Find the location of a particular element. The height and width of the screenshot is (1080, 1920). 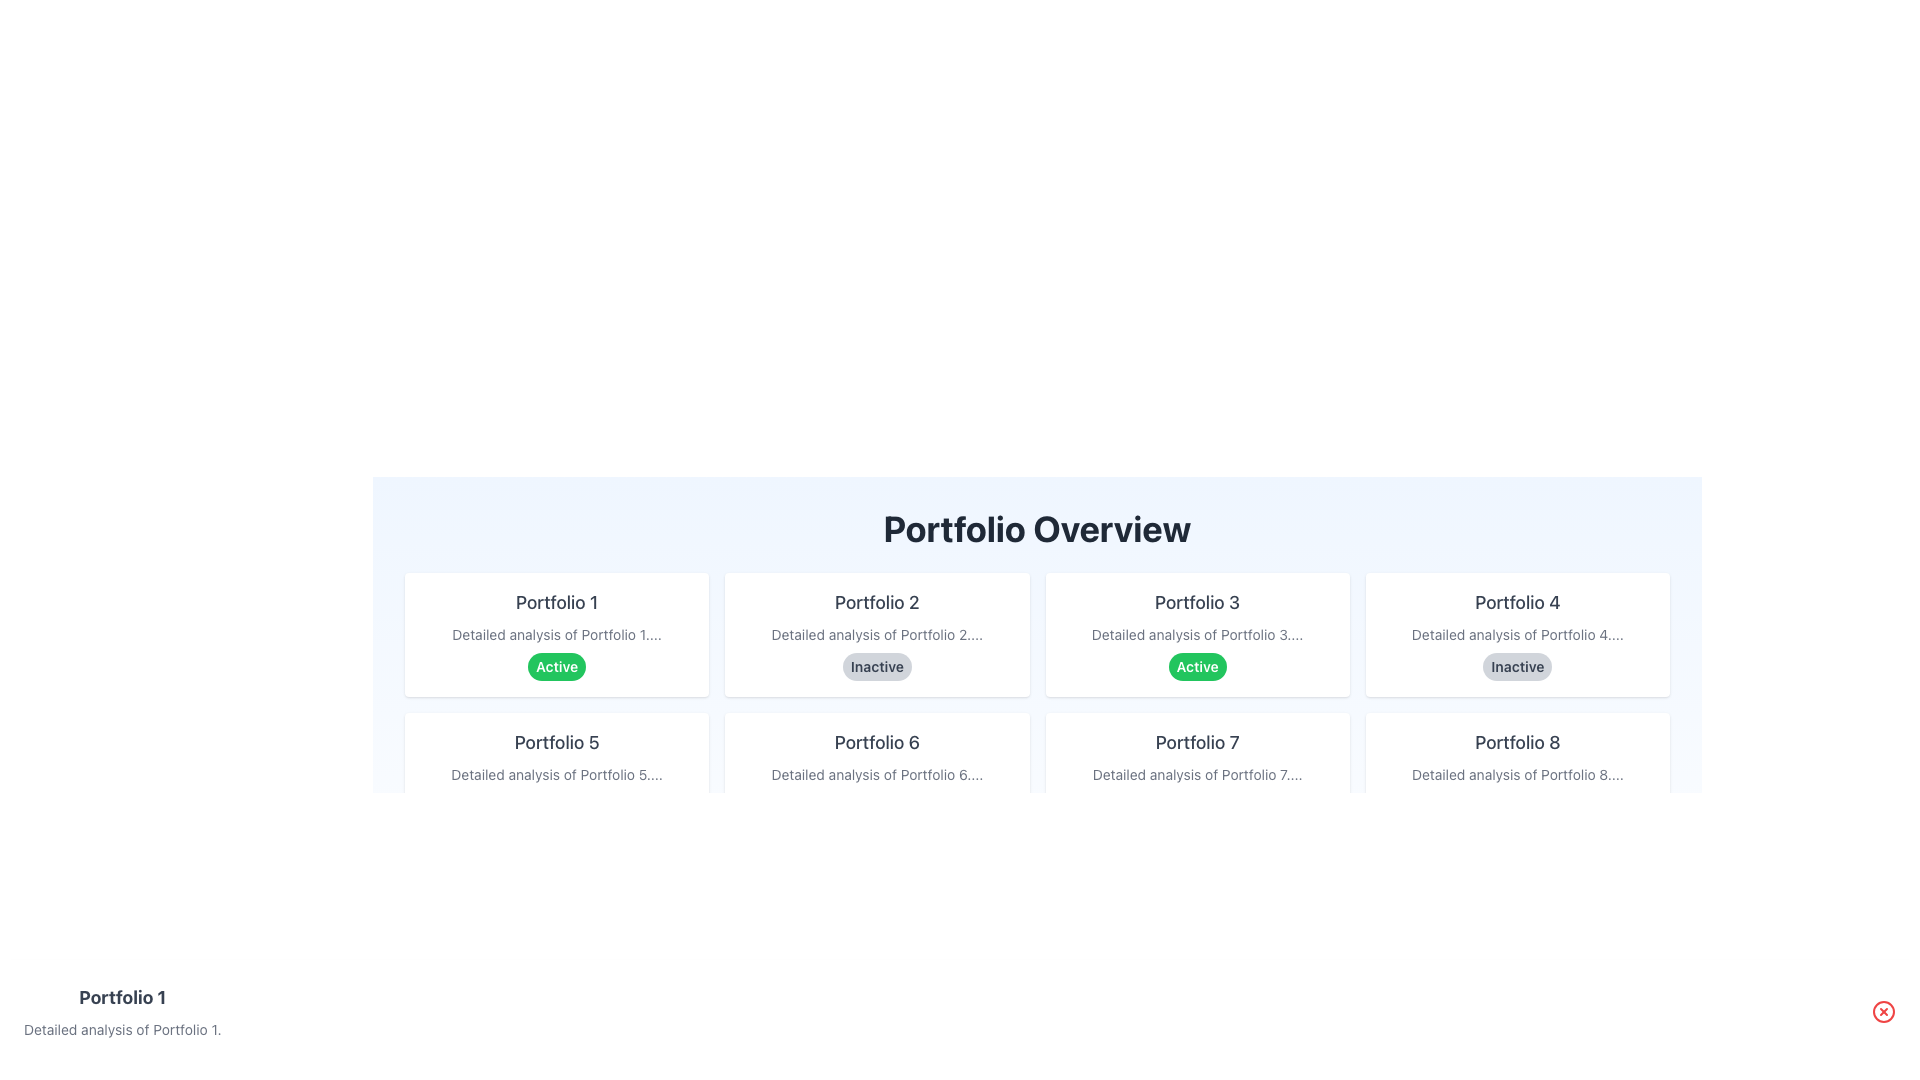

the card labeled 'Portfolio 8' which has a light white background, rounded rectangular shape, and an 'Inactive' badge at the bottom is located at coordinates (1517, 774).